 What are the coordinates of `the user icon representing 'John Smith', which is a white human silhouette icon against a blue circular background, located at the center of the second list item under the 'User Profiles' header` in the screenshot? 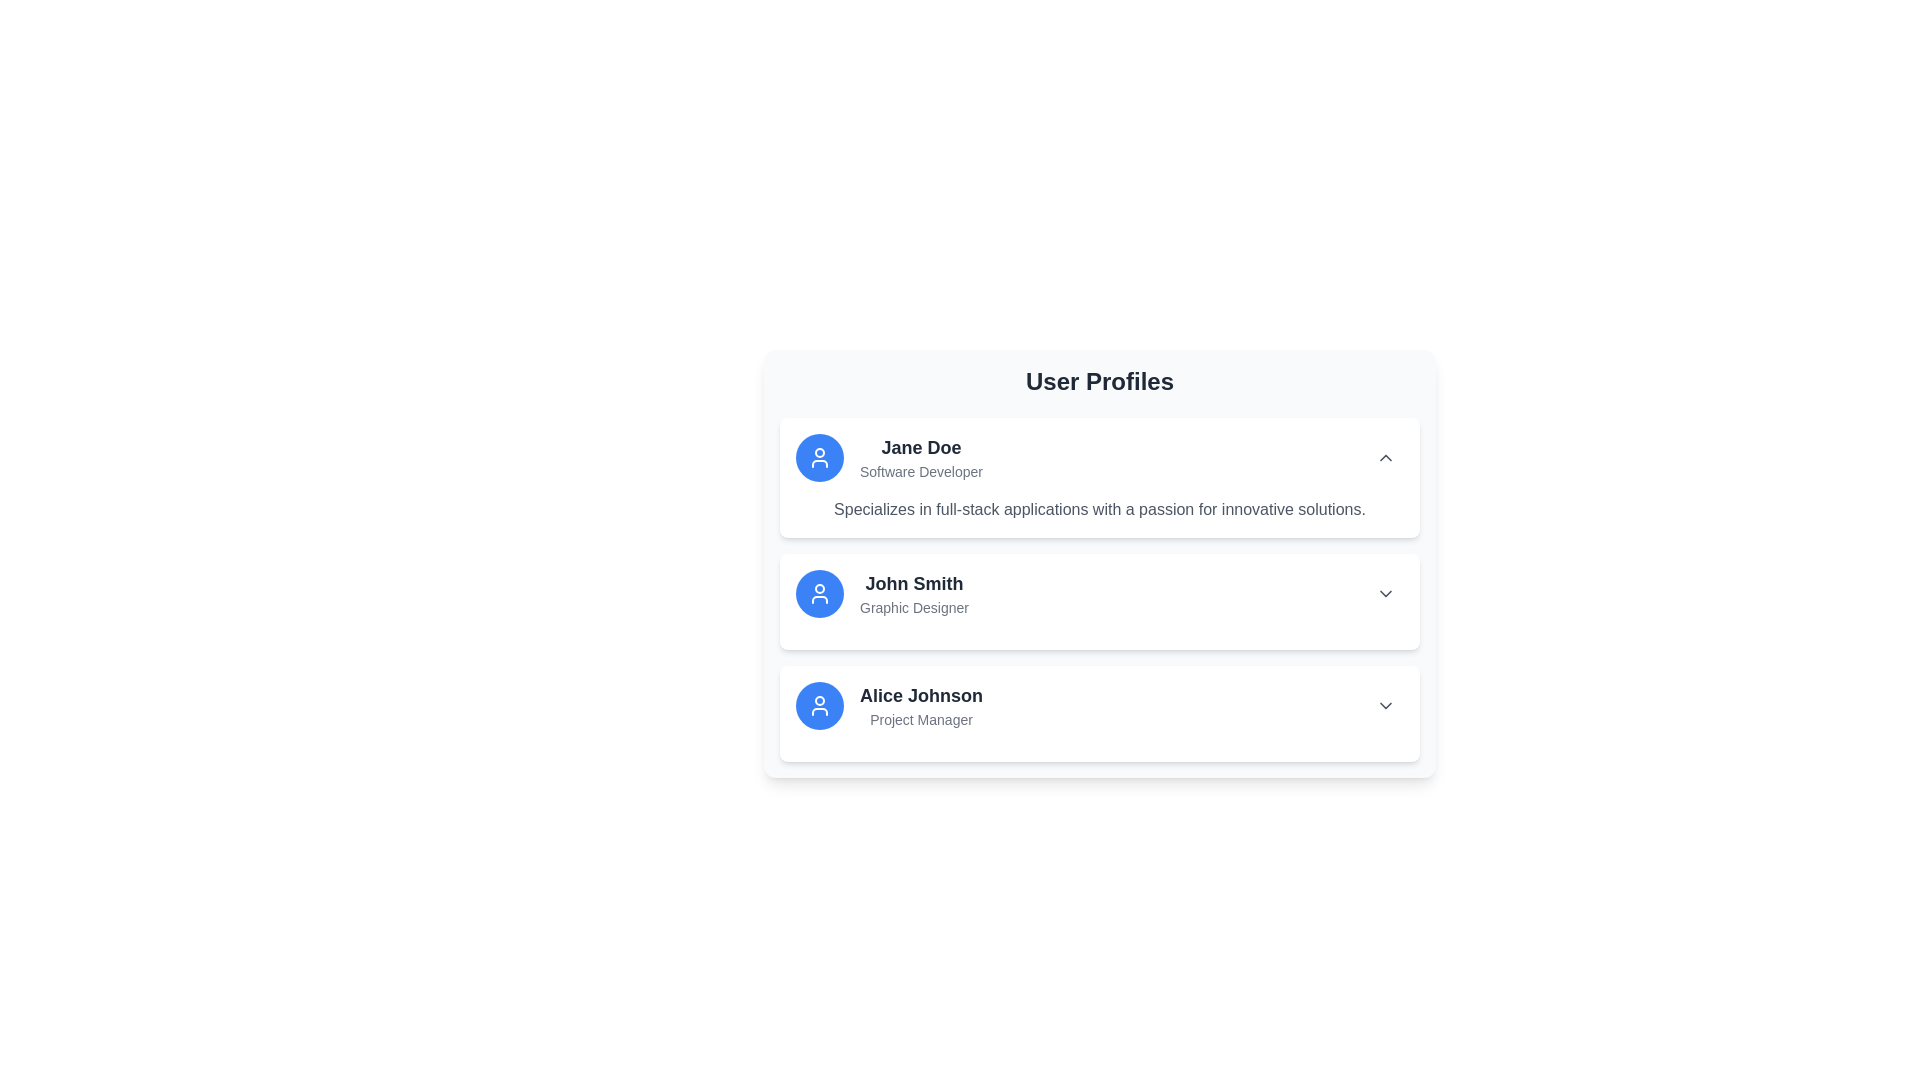 It's located at (820, 593).